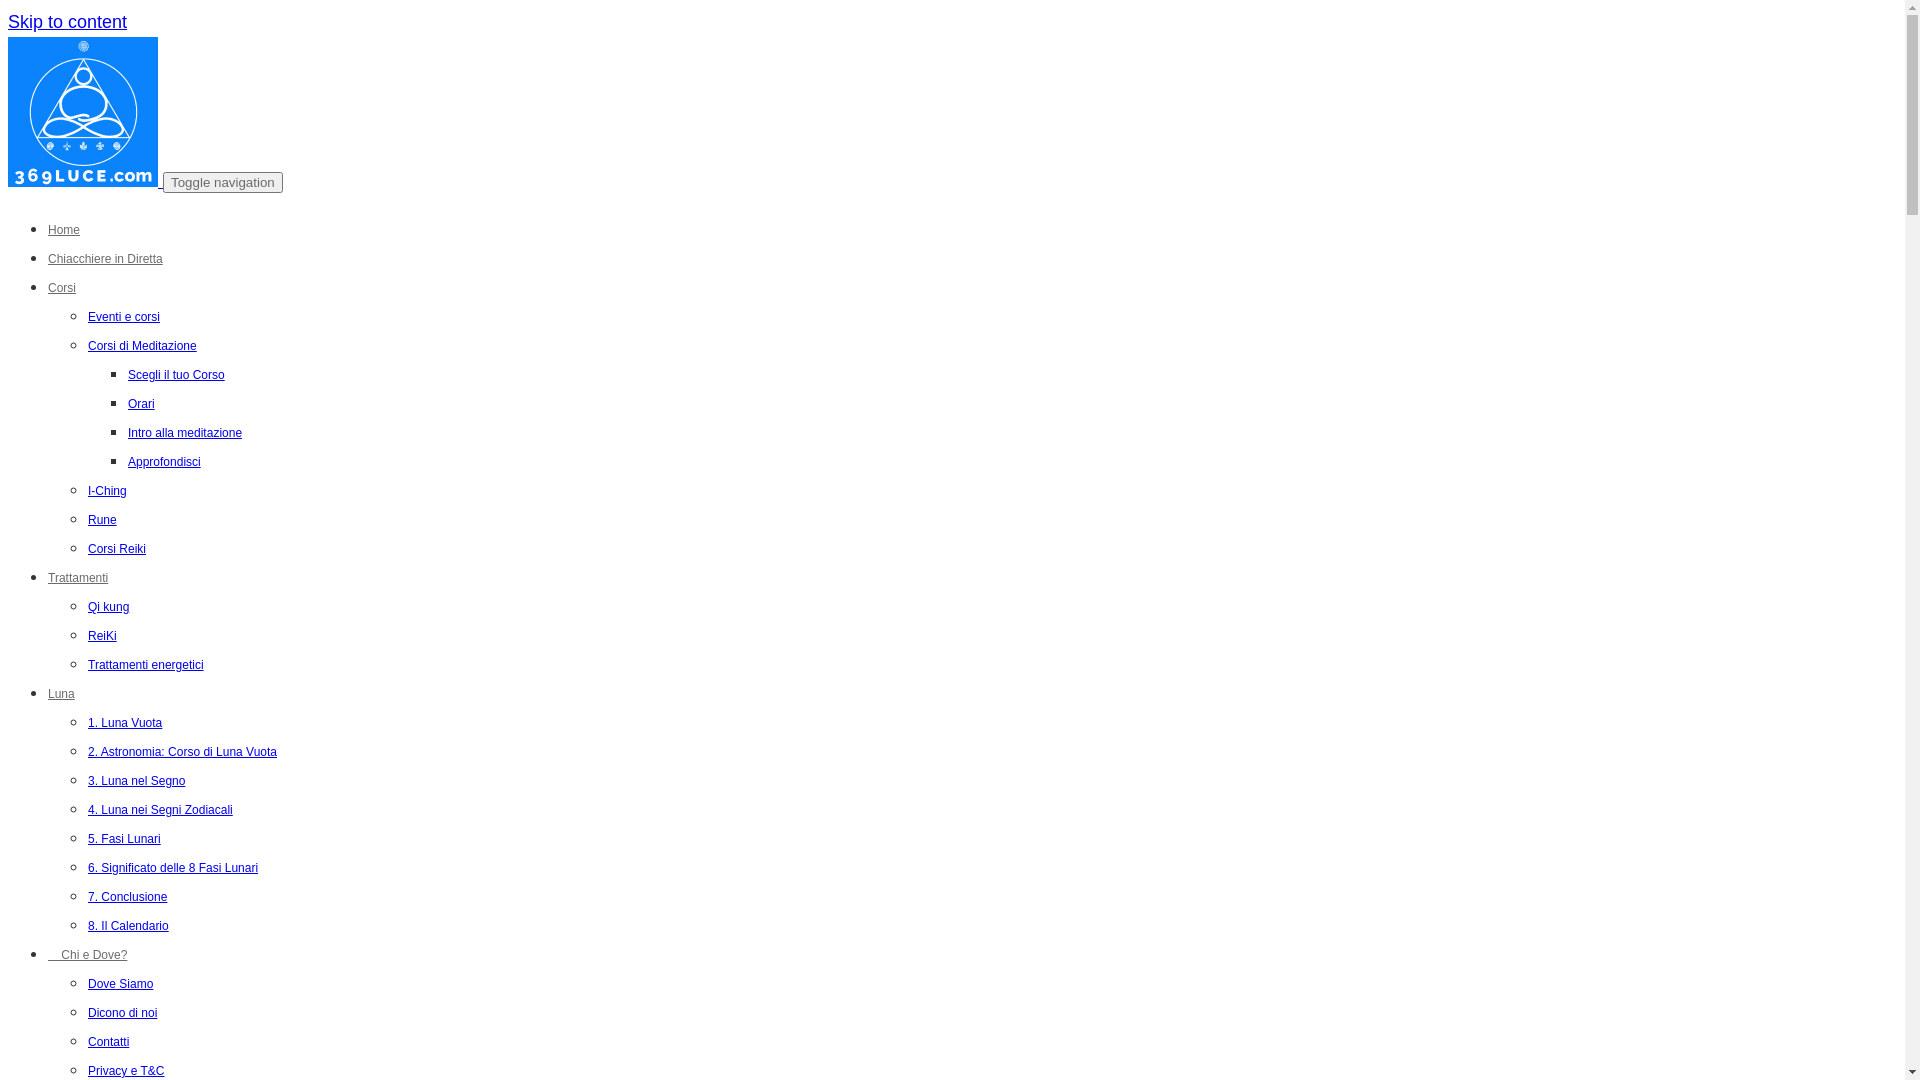 This screenshot has height=1080, width=1920. I want to click on '    Chi e Dove?', so click(48, 954).